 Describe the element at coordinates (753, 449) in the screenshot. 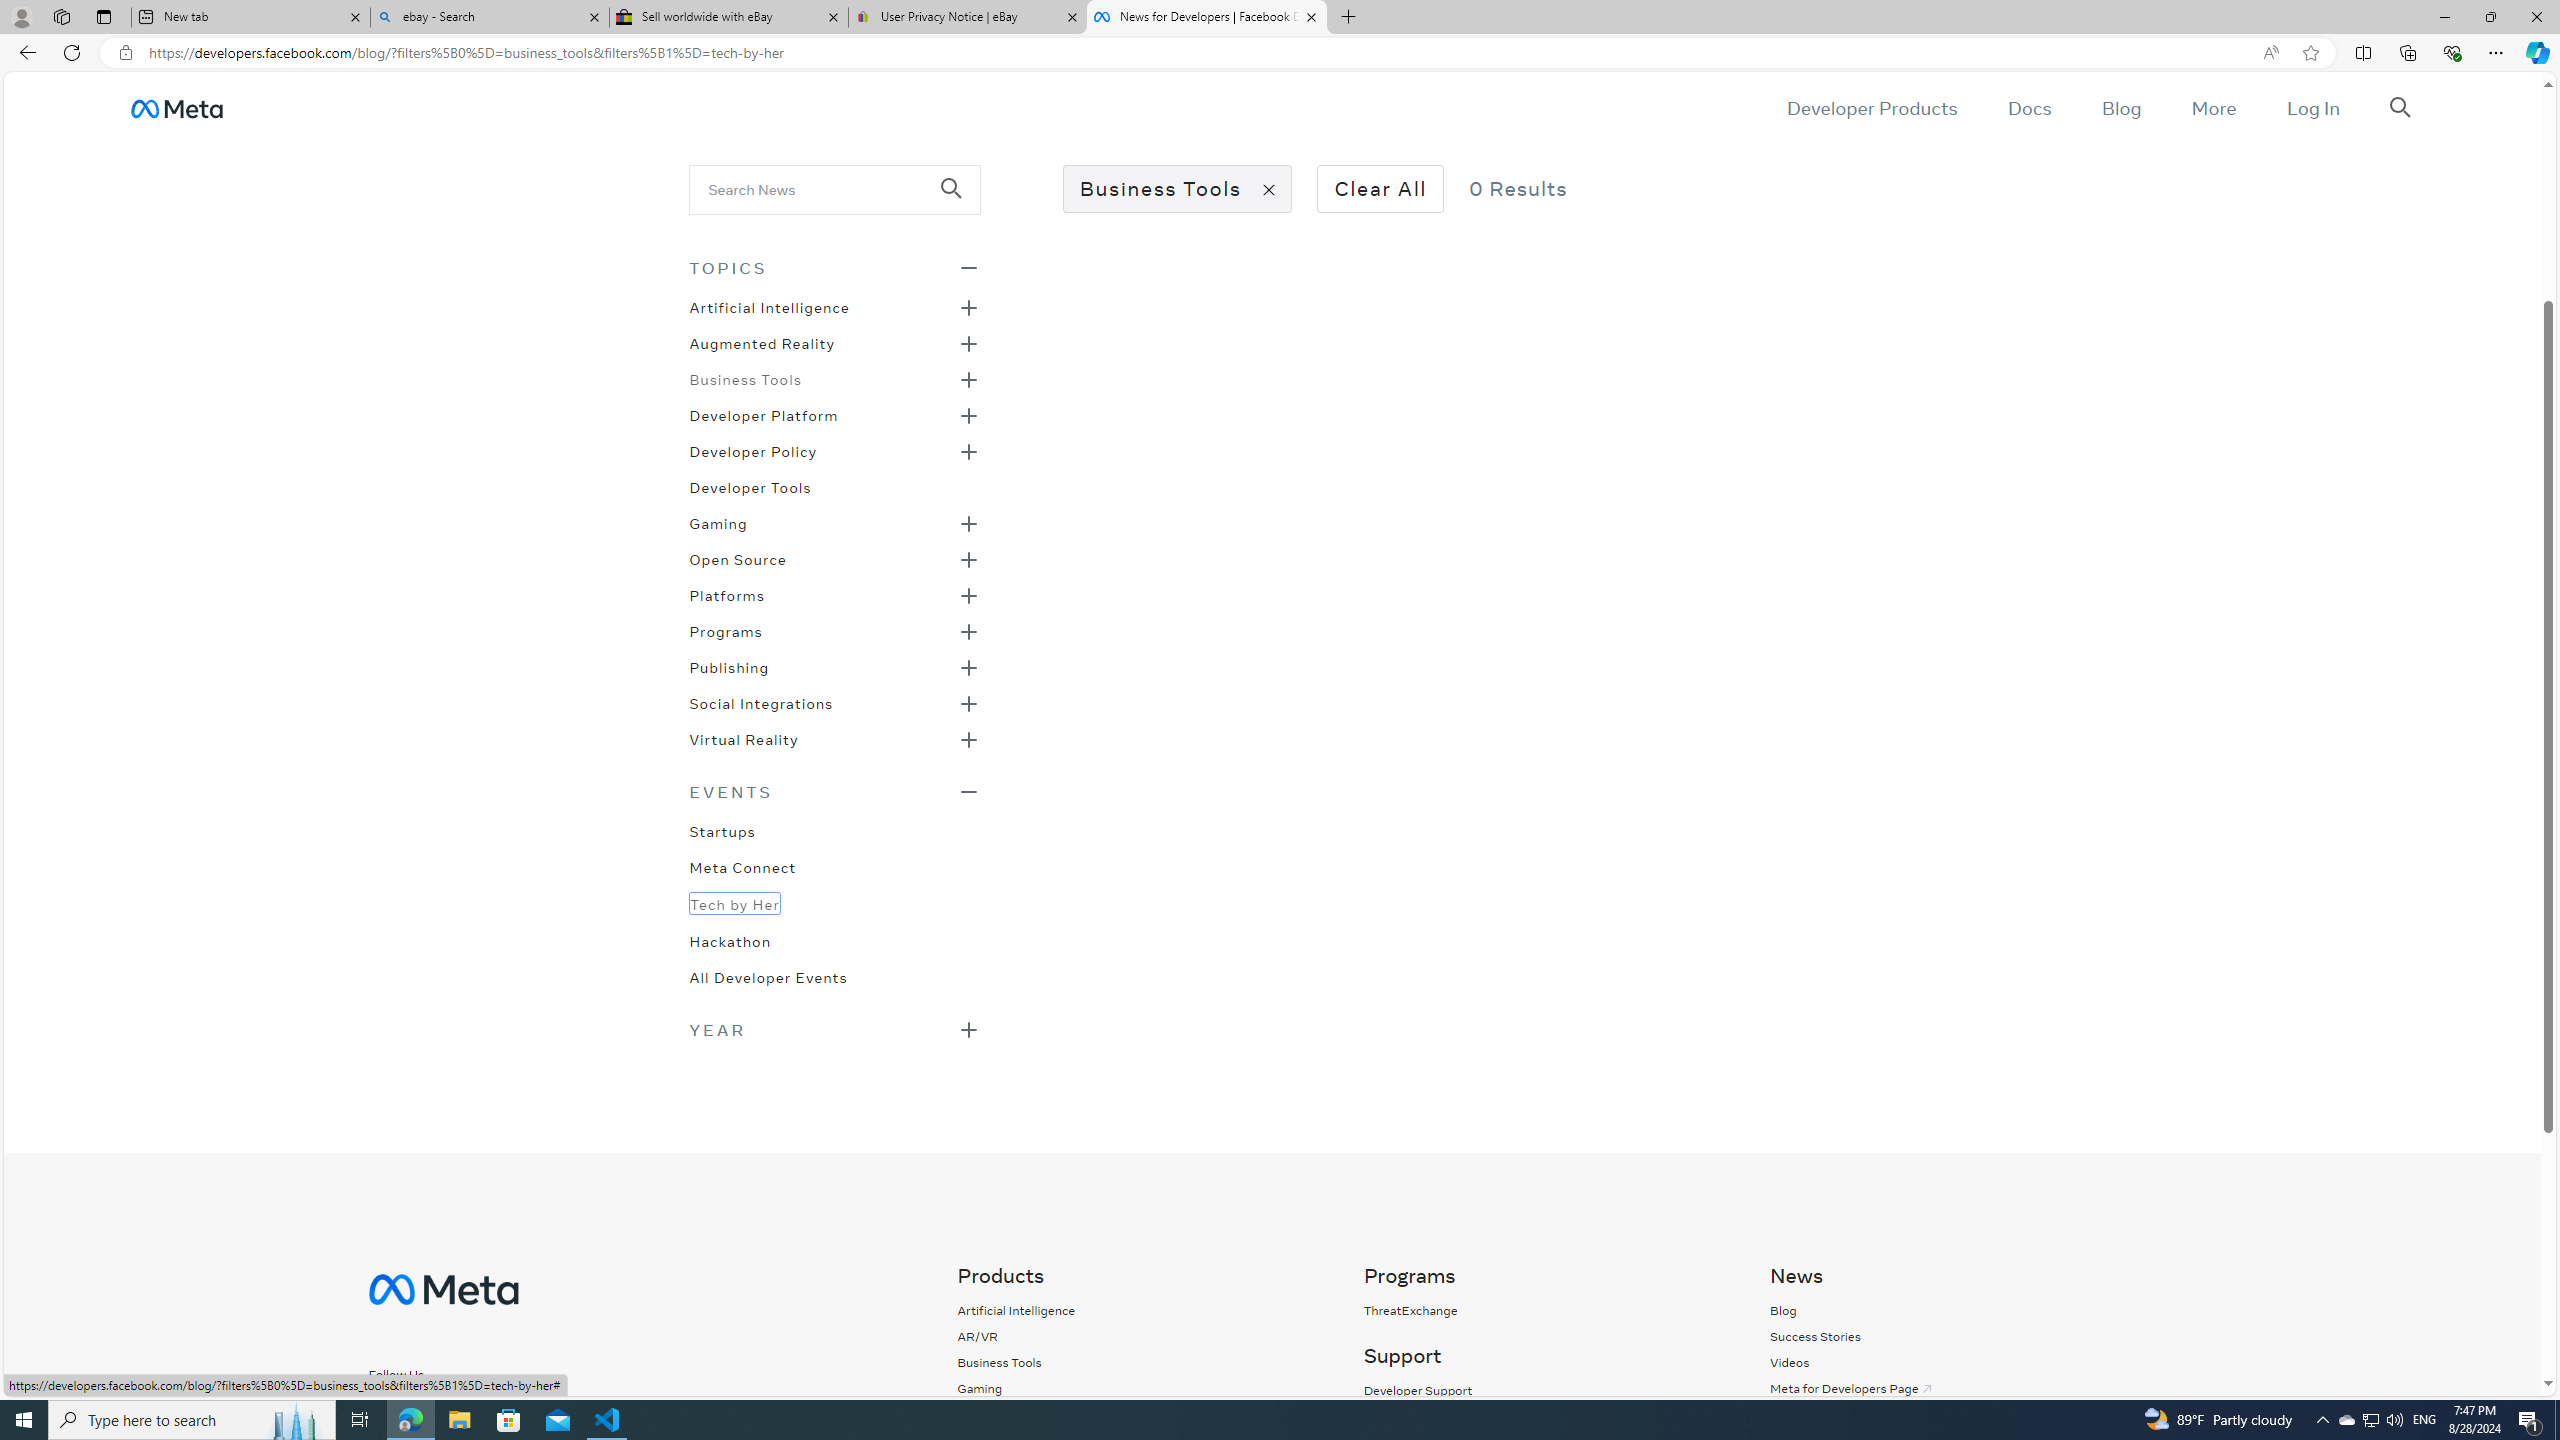

I see `'Developer Policy'` at that location.